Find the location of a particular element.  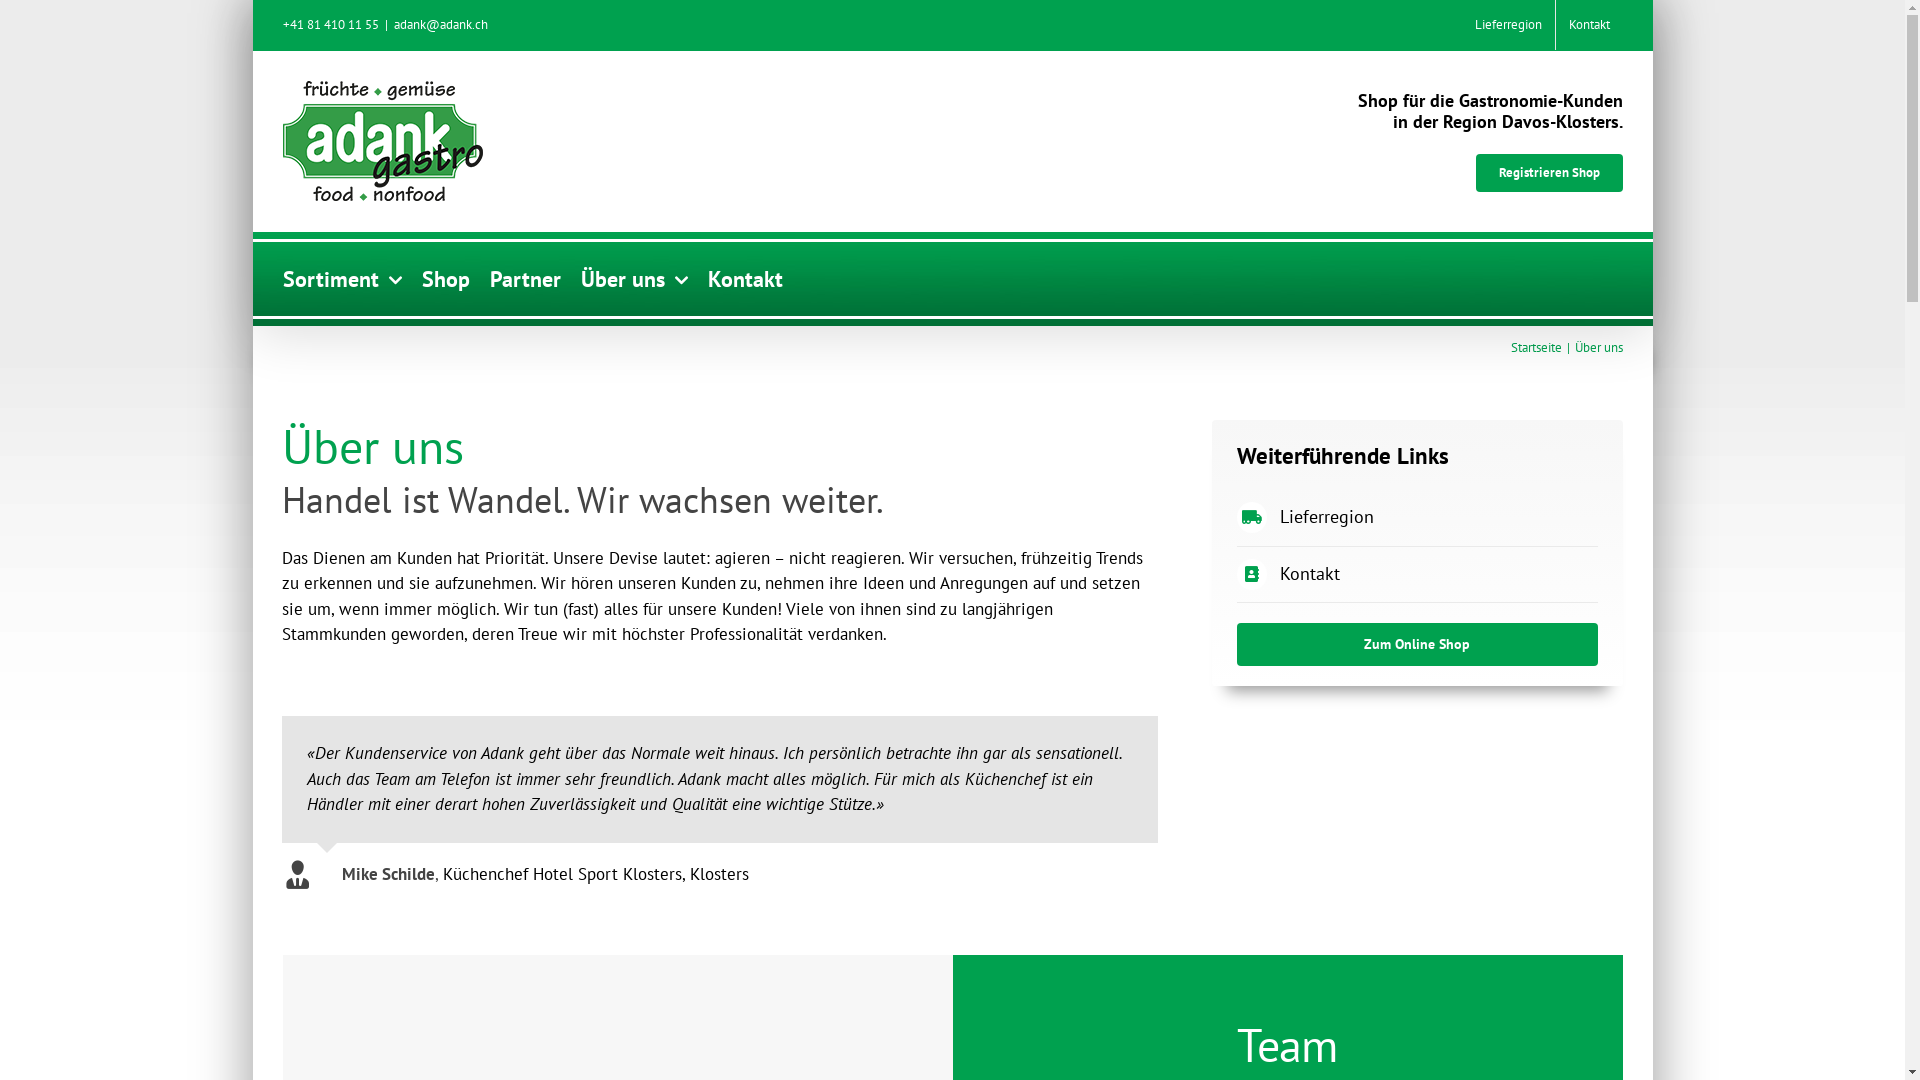

'adank@adank.ch' is located at coordinates (440, 24).